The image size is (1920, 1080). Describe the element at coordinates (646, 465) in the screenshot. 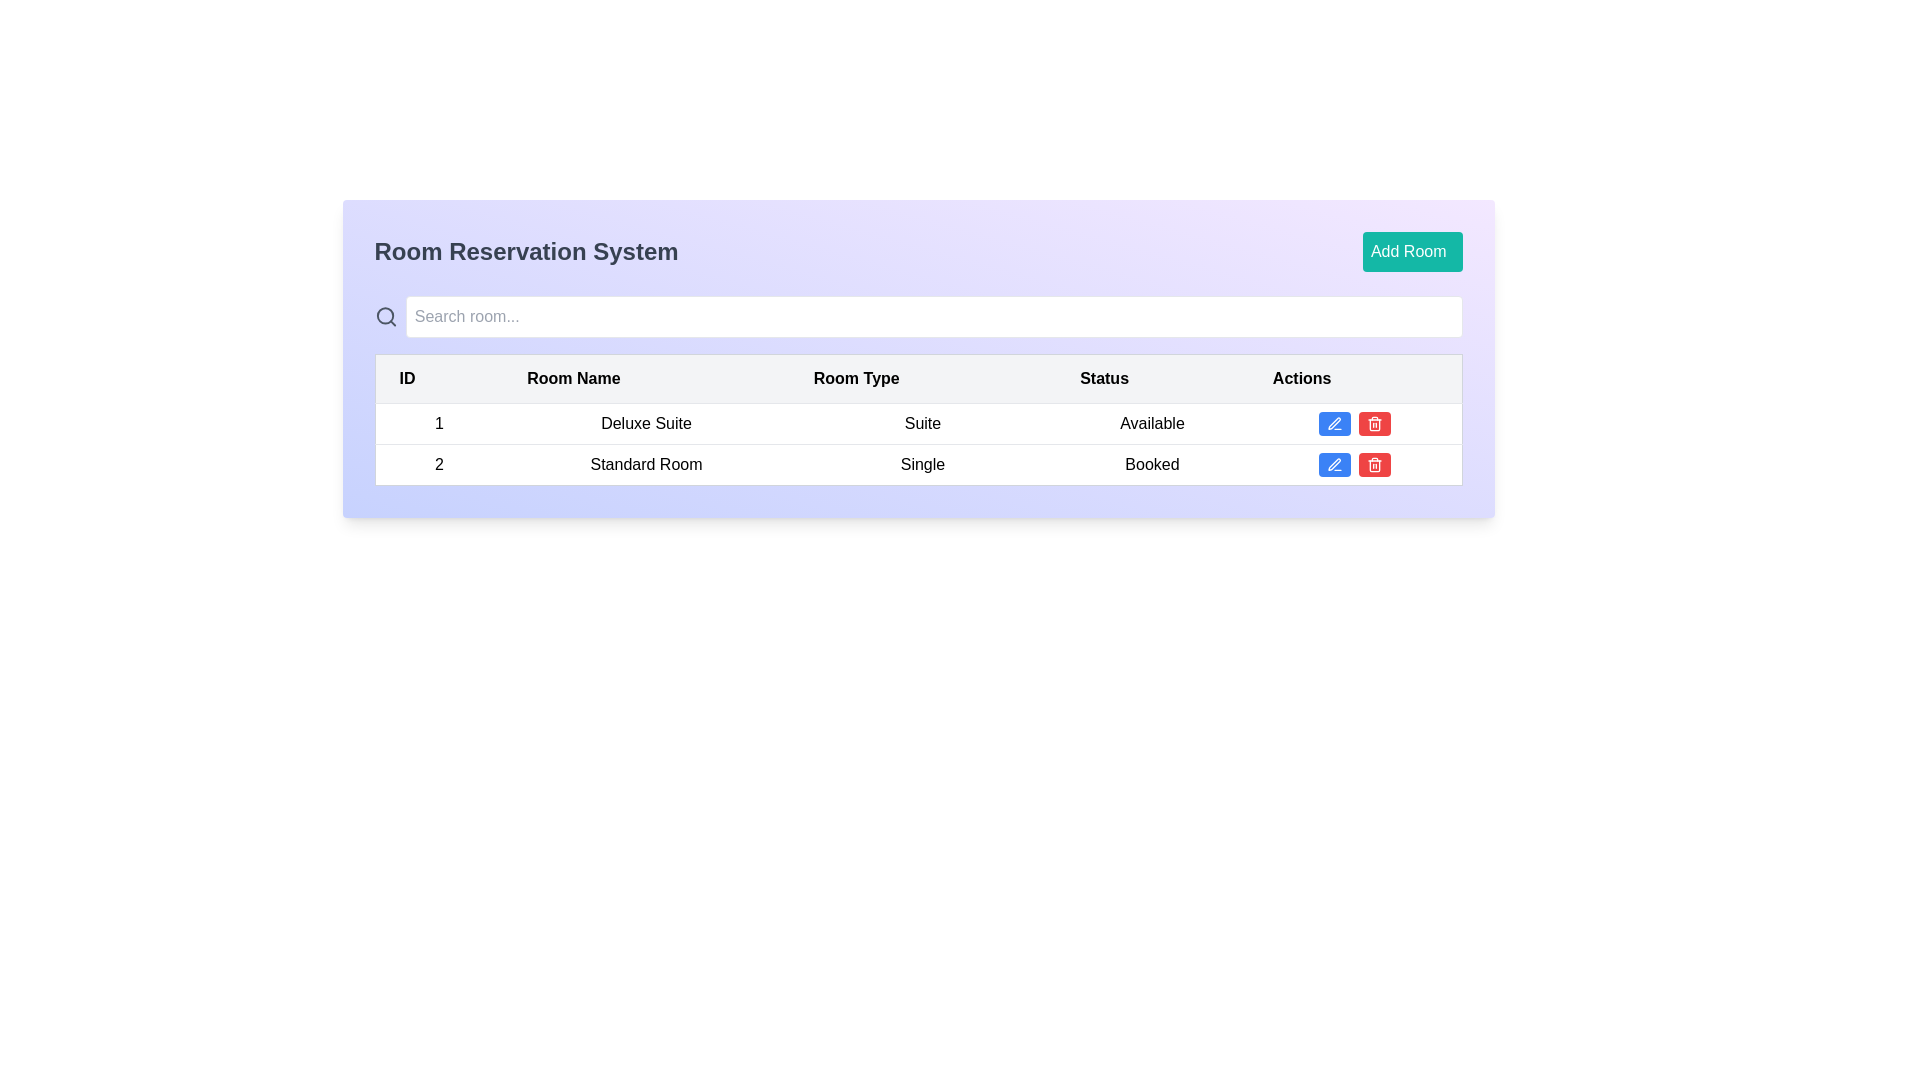

I see `the text label displaying 'Standard Room' in the 'Room Name' column of the table` at that location.